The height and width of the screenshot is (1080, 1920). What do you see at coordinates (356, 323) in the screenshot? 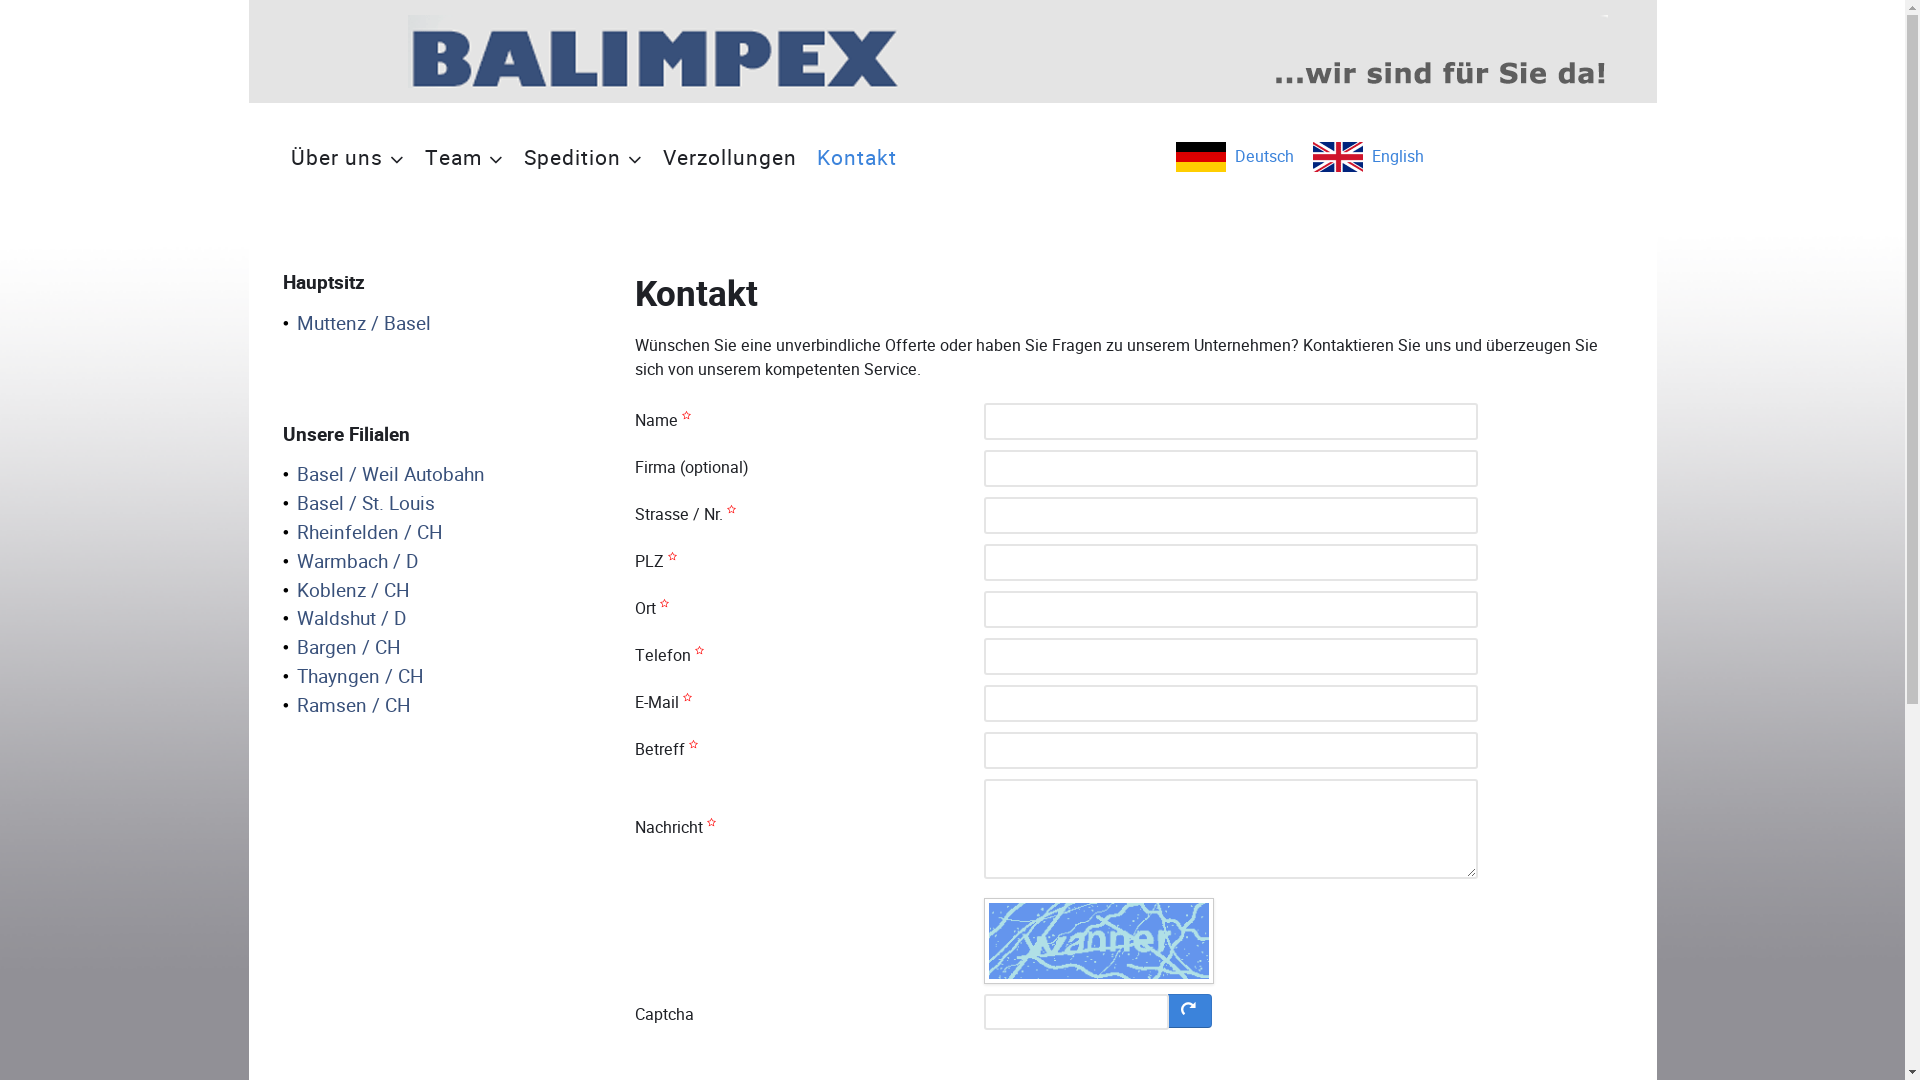
I see `'Muttenz / Basel'` at bounding box center [356, 323].